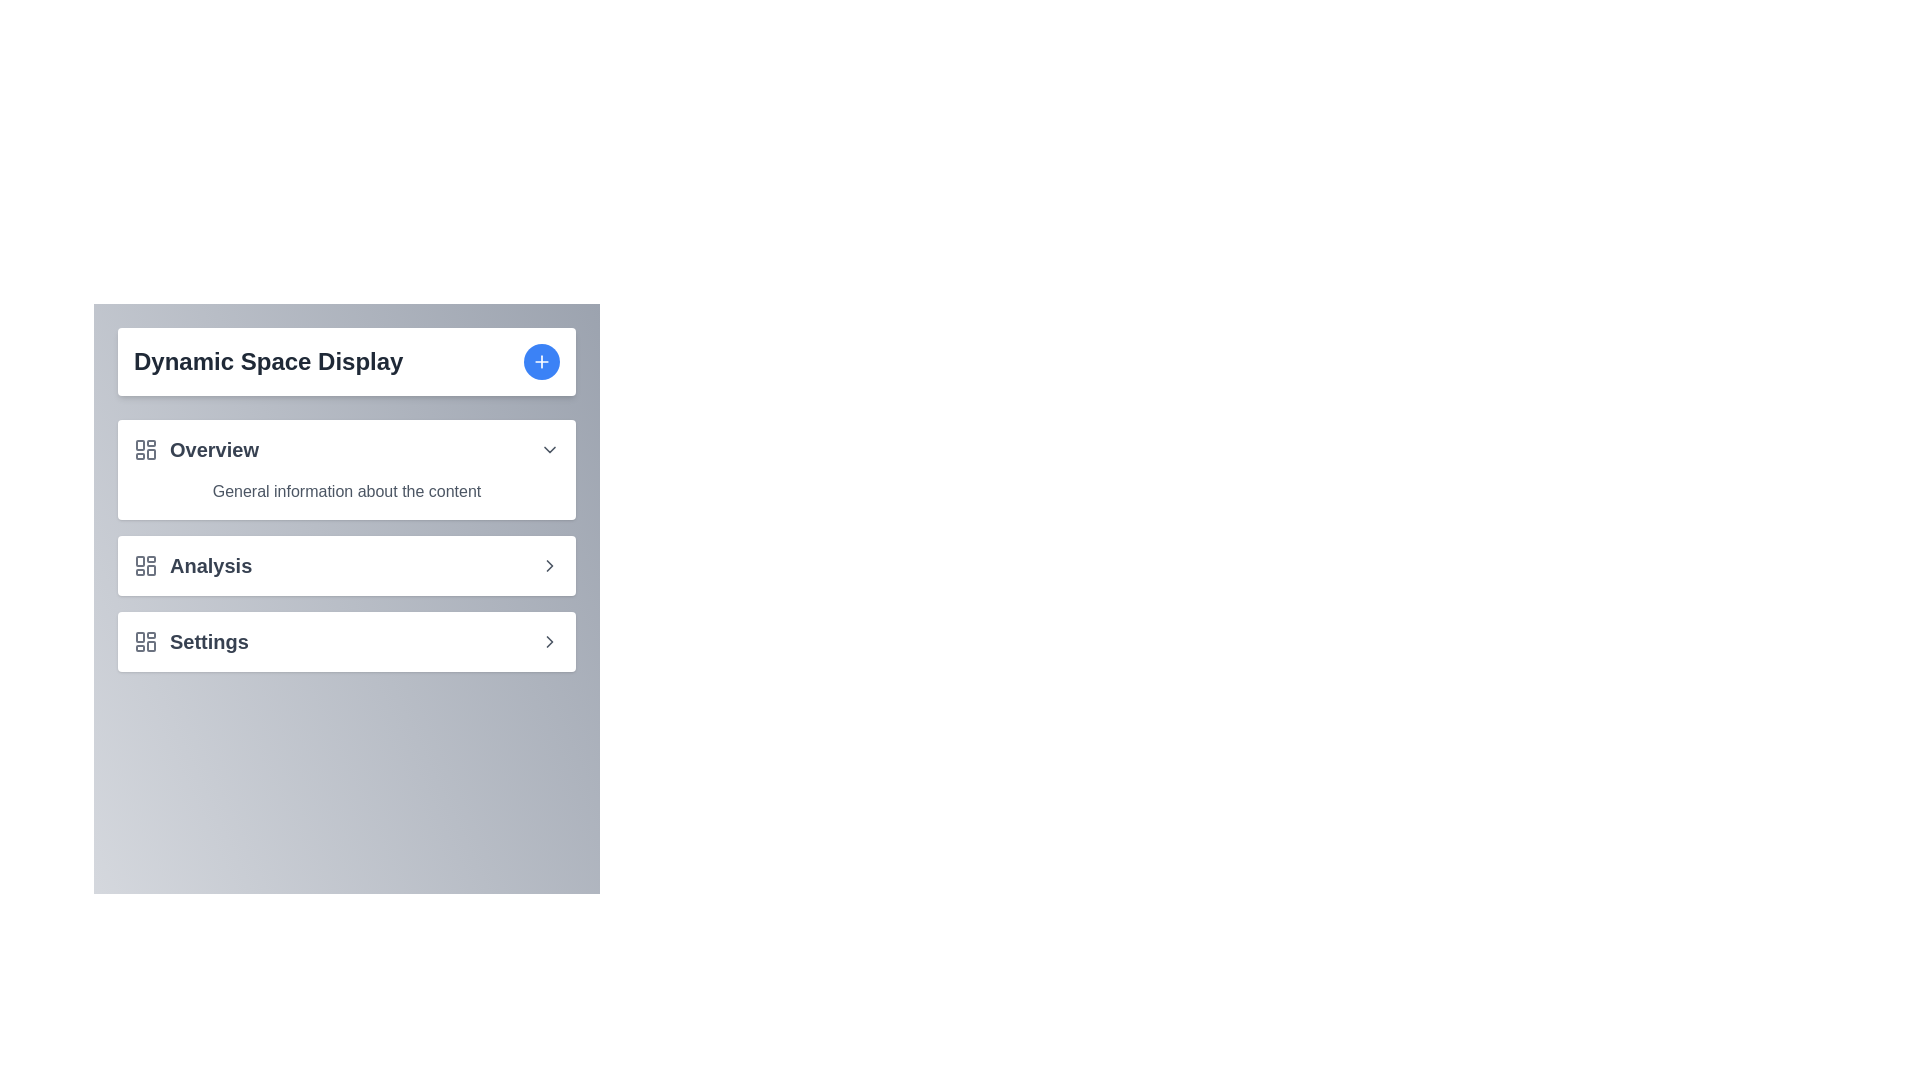 The image size is (1920, 1080). Describe the element at coordinates (550, 641) in the screenshot. I see `the Chevron Icon located on the right side of the 'Settings' row` at that location.